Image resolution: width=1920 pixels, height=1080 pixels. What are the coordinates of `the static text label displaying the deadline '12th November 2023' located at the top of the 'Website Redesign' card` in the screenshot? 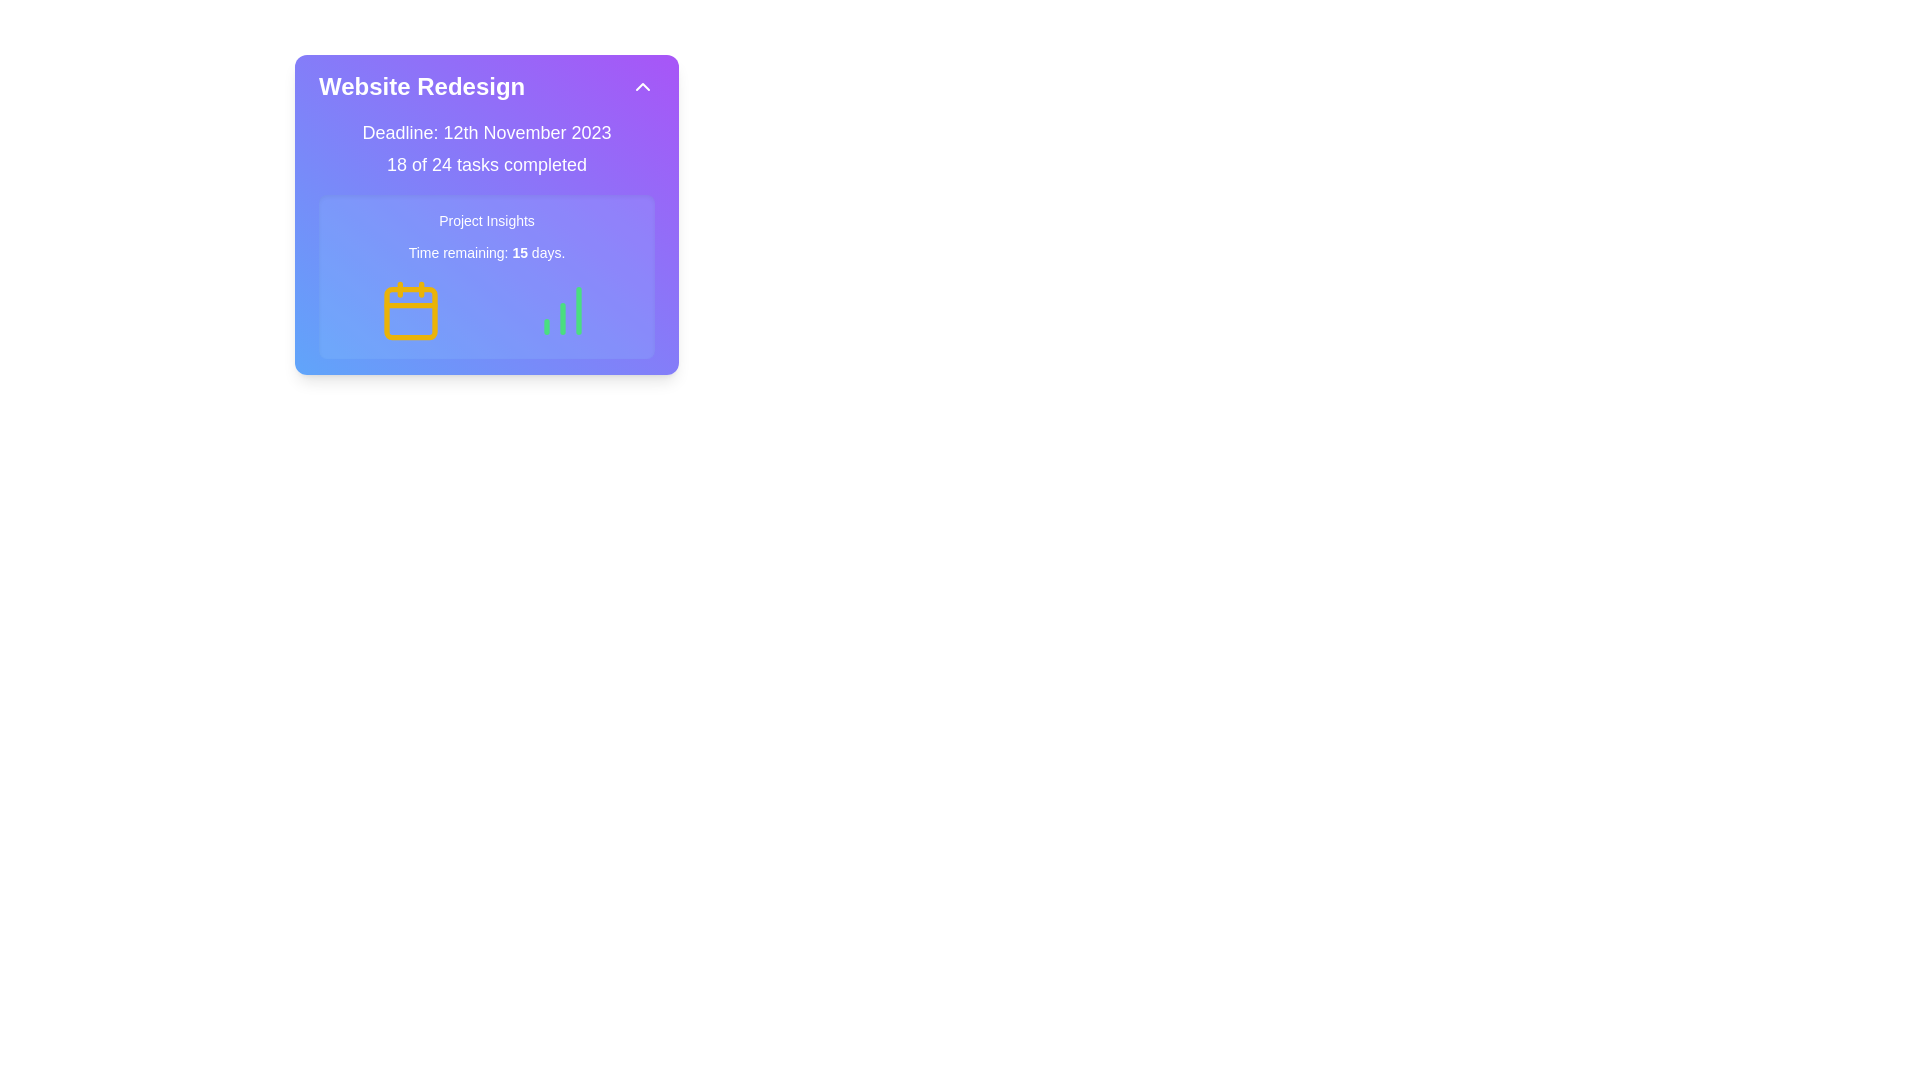 It's located at (486, 132).